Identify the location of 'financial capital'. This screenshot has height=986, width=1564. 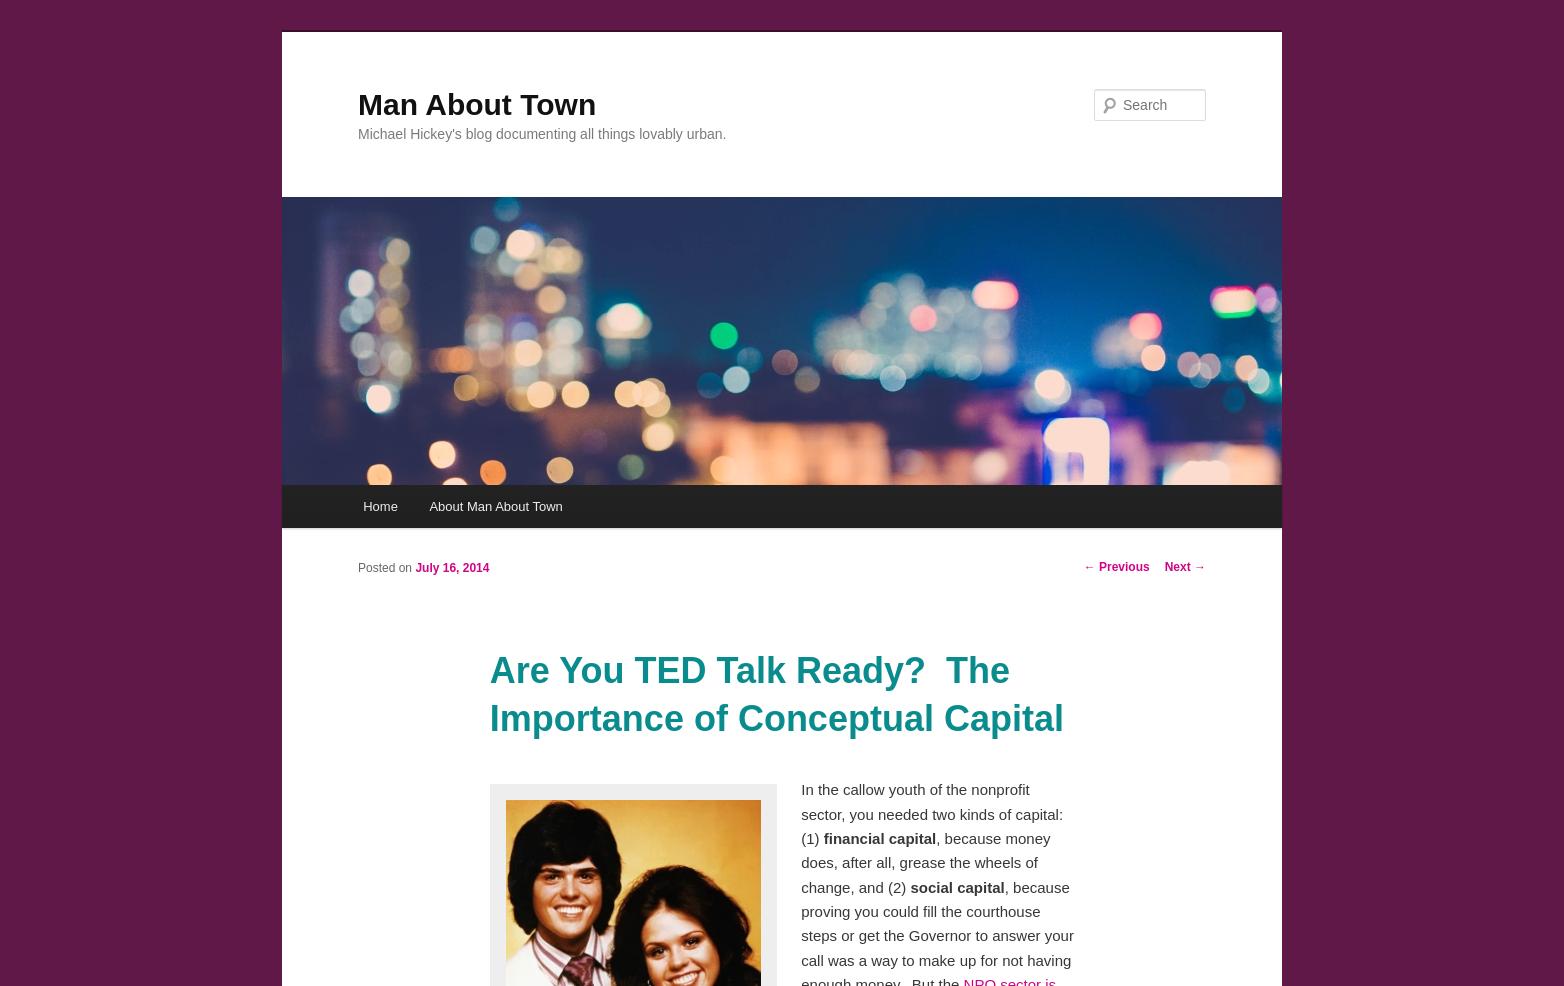
(879, 836).